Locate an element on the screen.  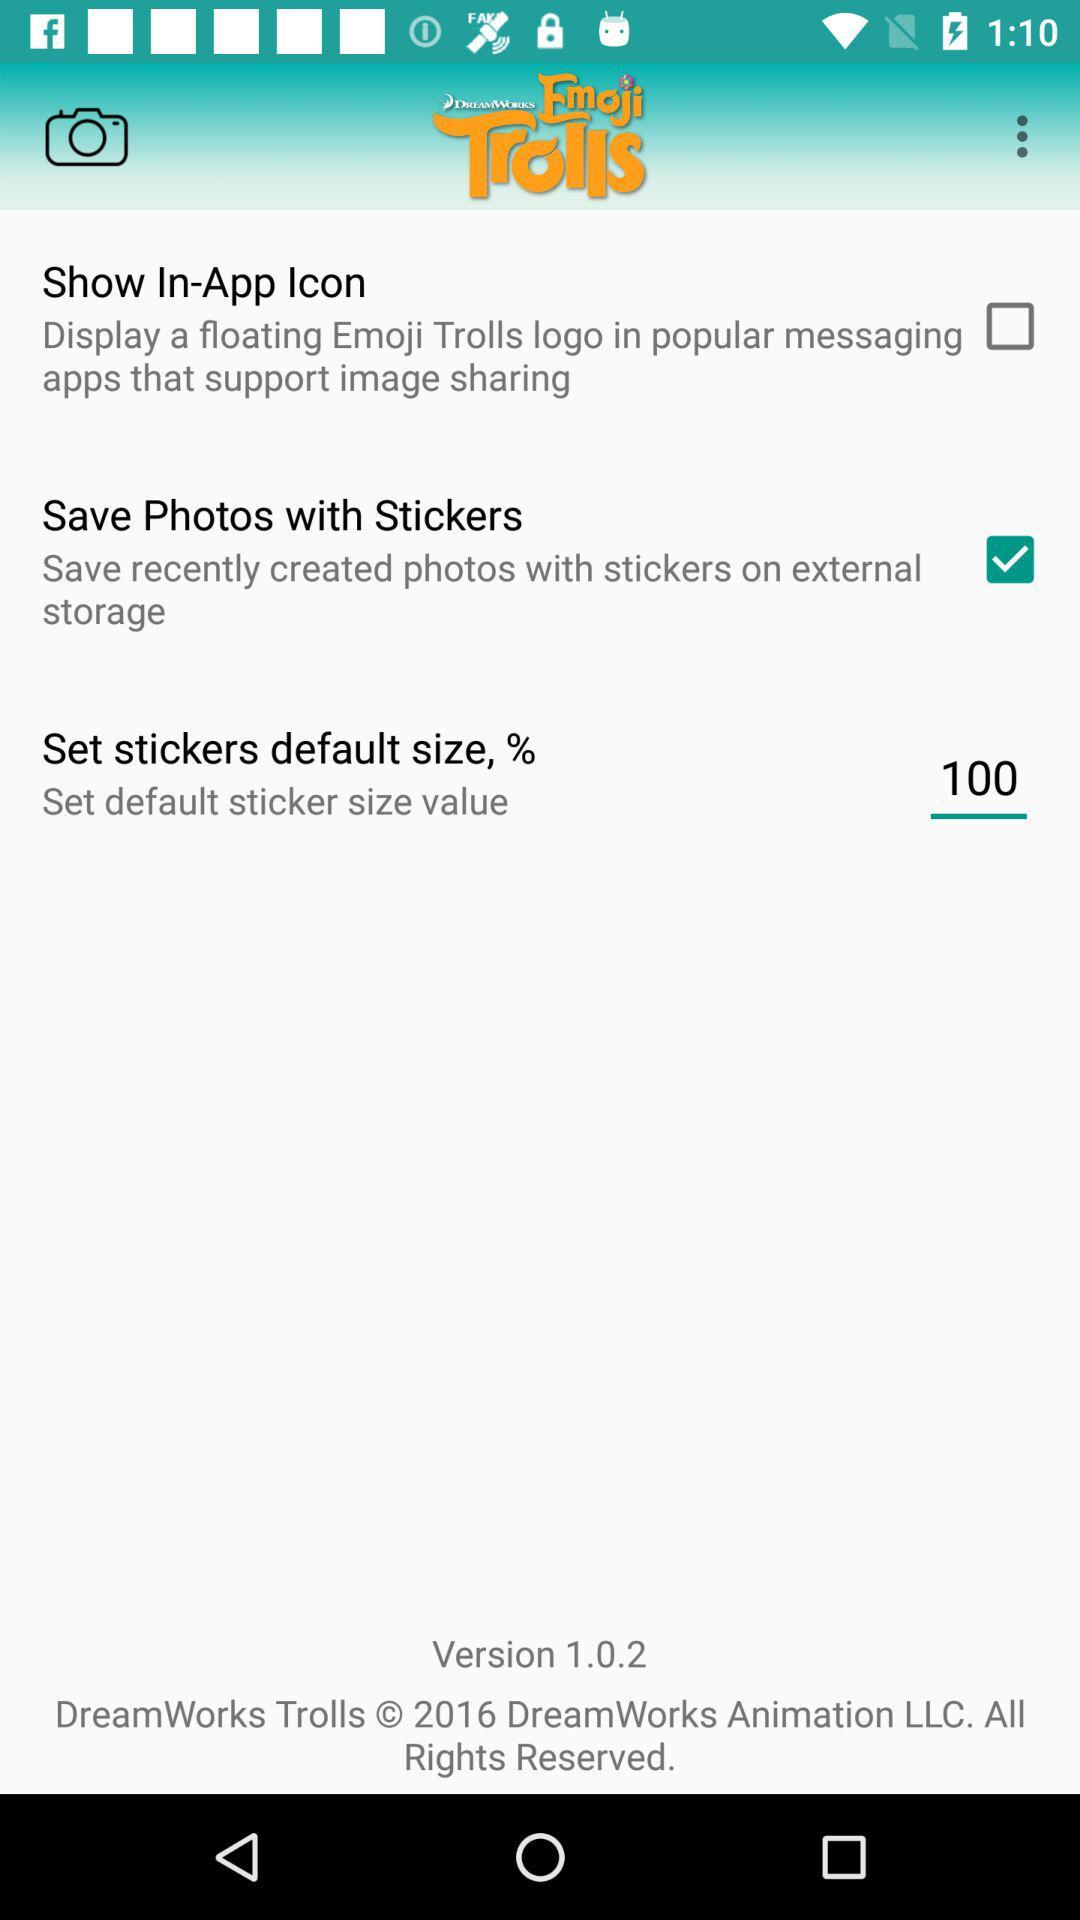
item below the save recently created icon is located at coordinates (977, 776).